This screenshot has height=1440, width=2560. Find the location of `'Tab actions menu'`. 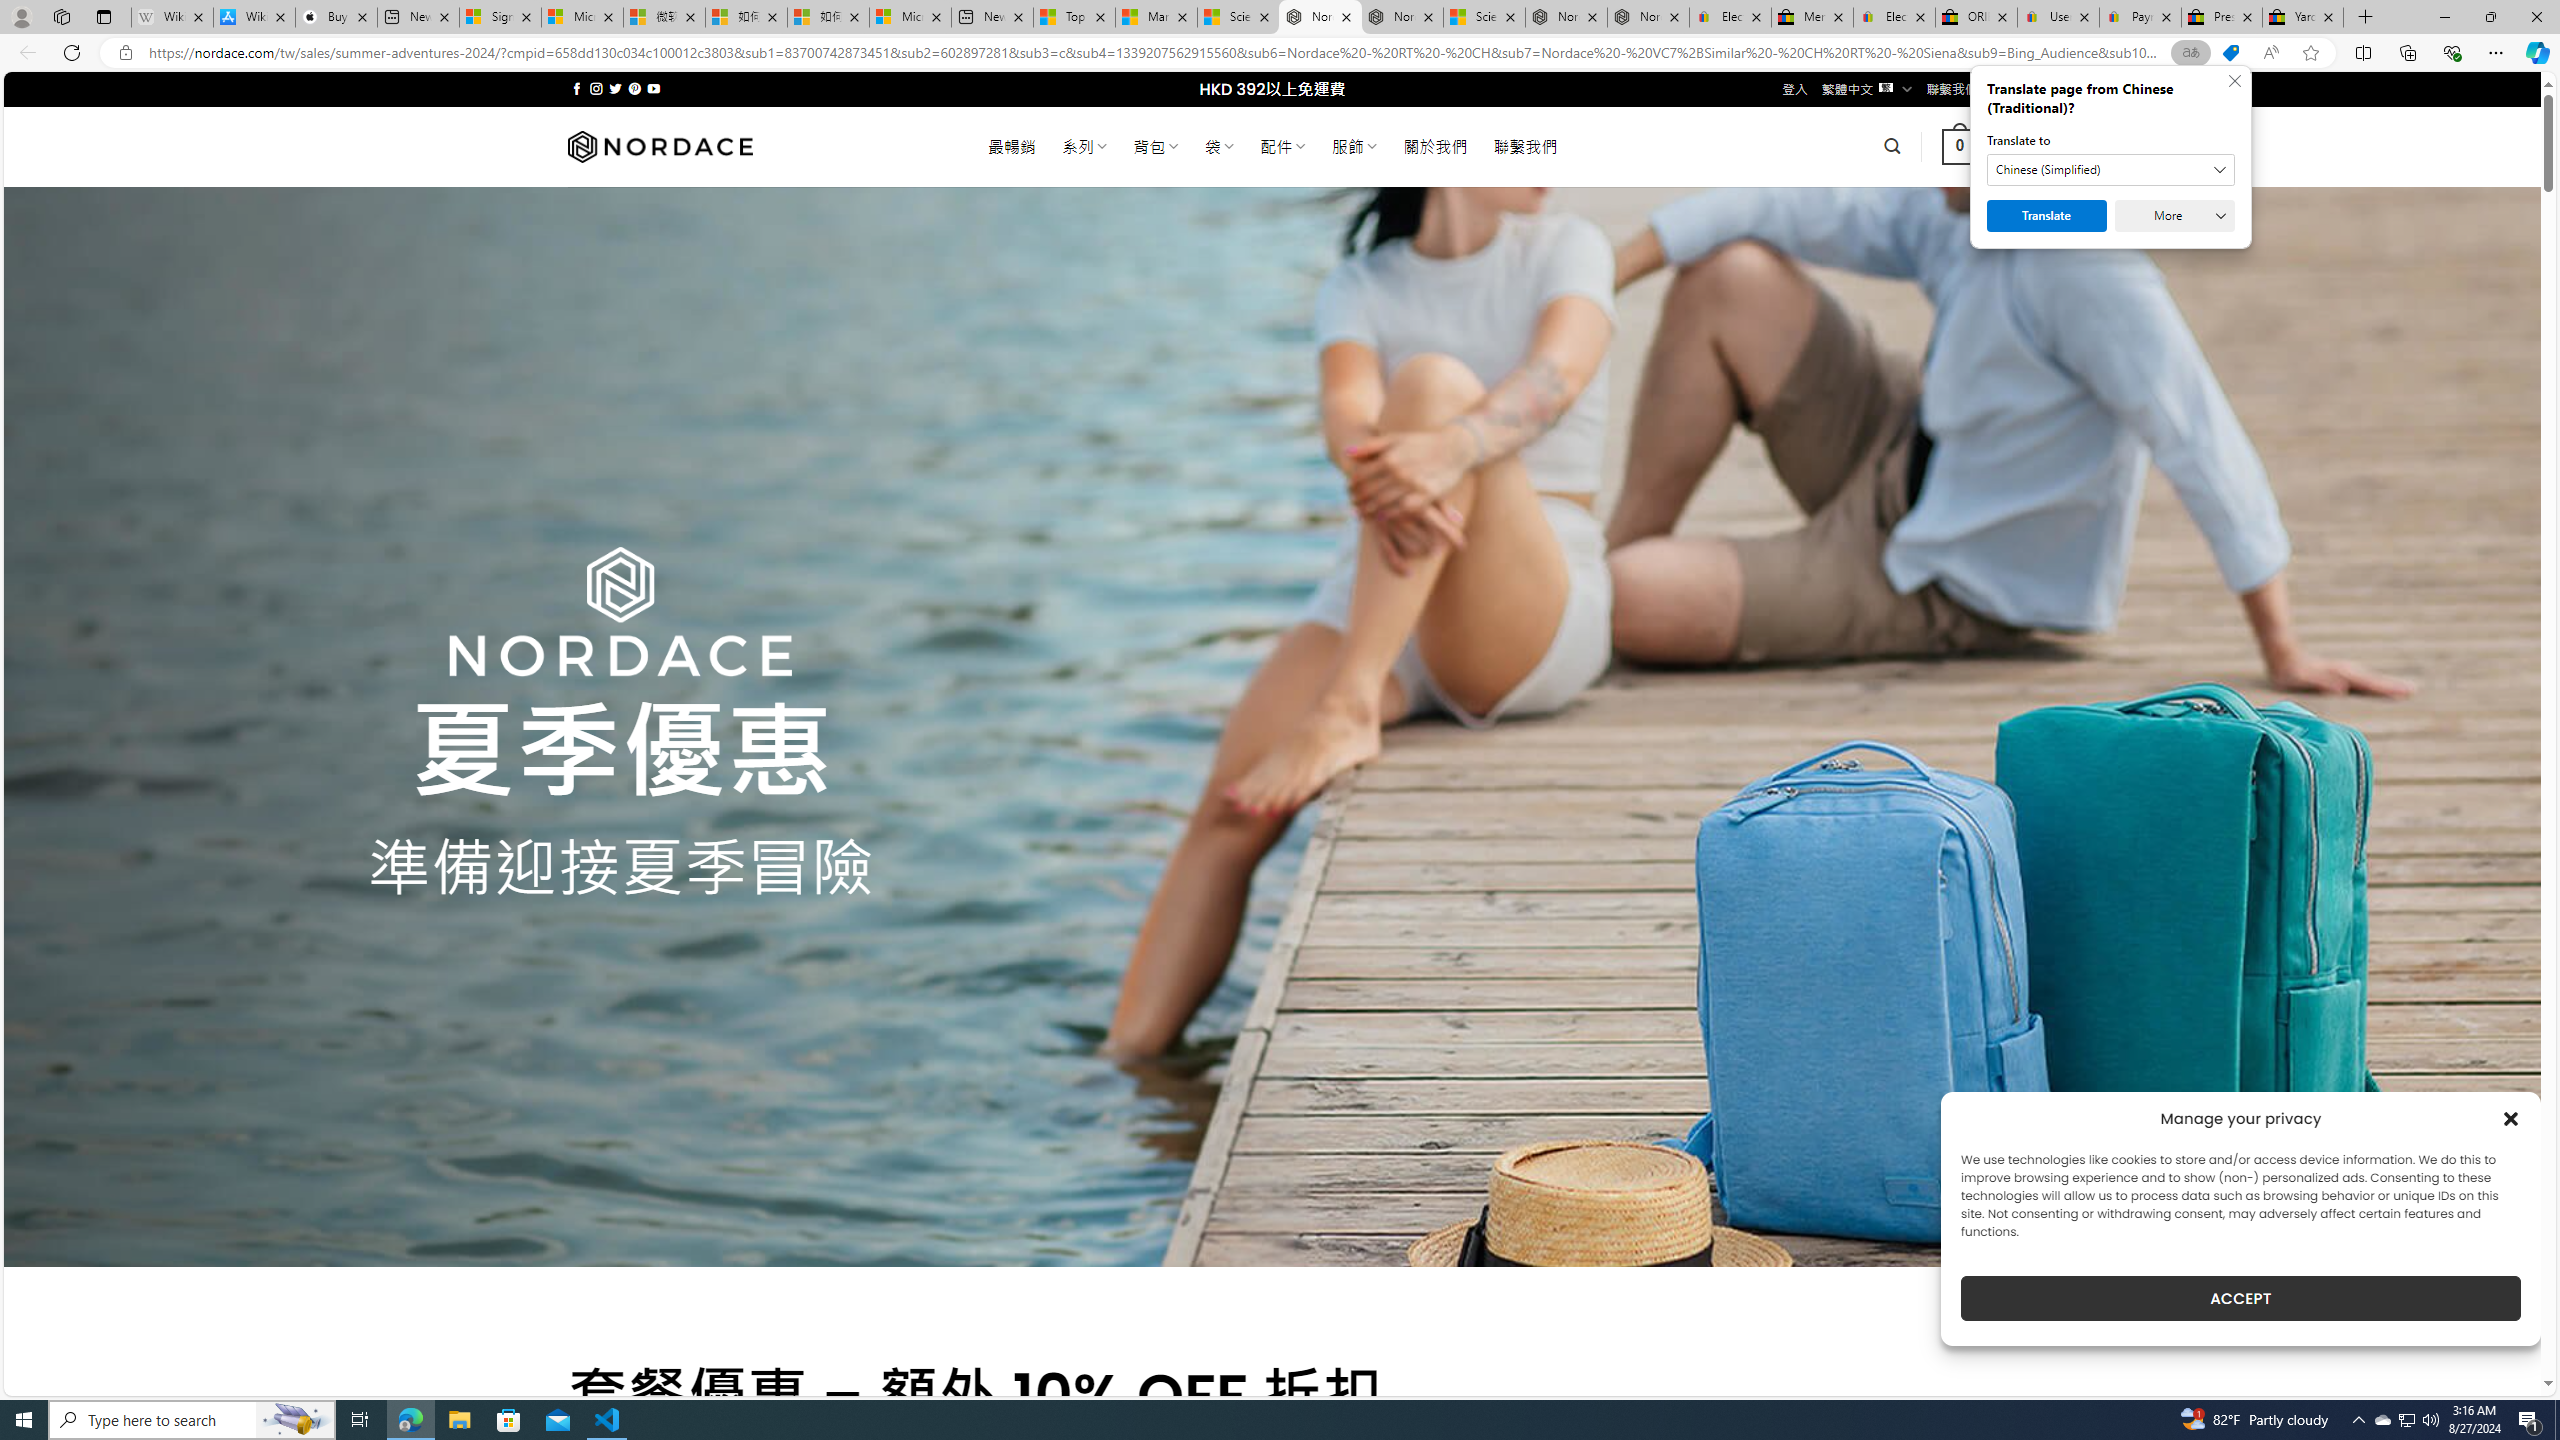

'Tab actions menu' is located at coordinates (102, 16).